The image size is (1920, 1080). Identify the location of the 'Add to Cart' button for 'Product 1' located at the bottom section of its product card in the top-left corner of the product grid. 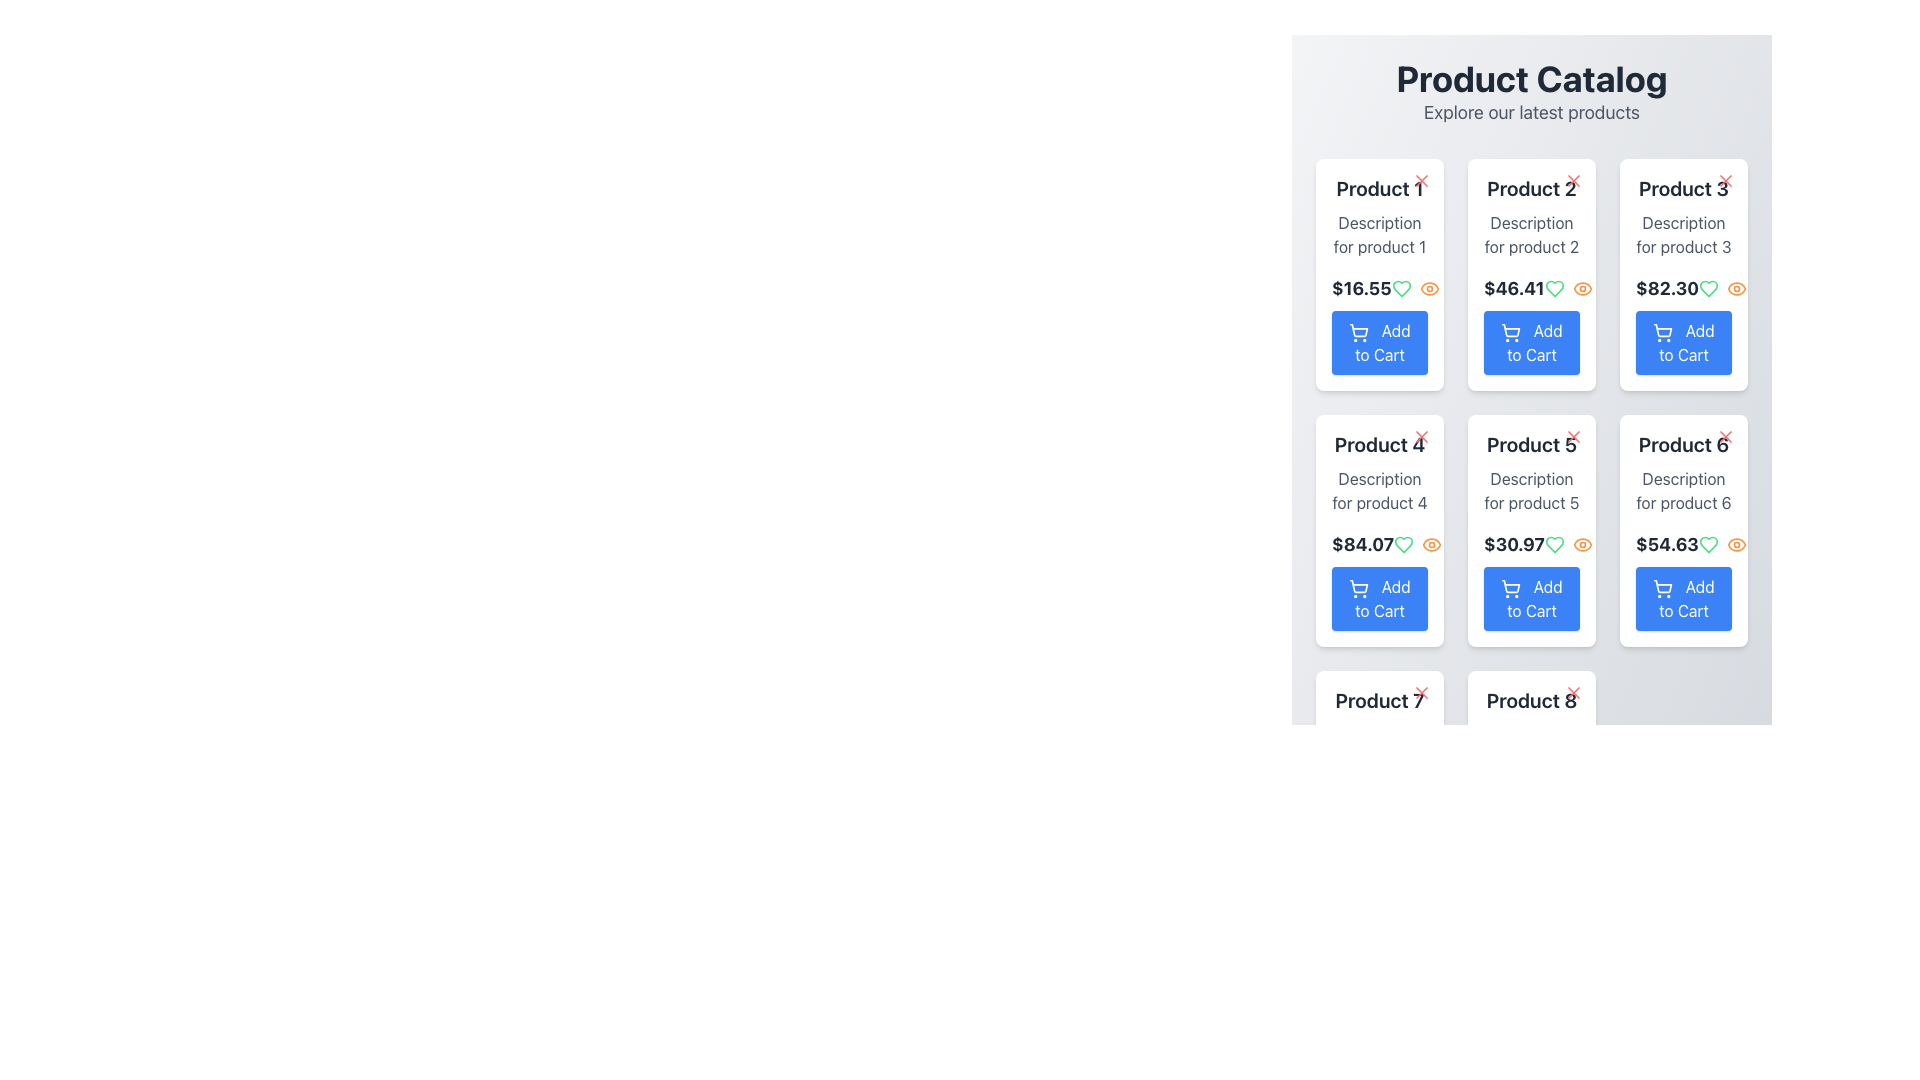
(1379, 342).